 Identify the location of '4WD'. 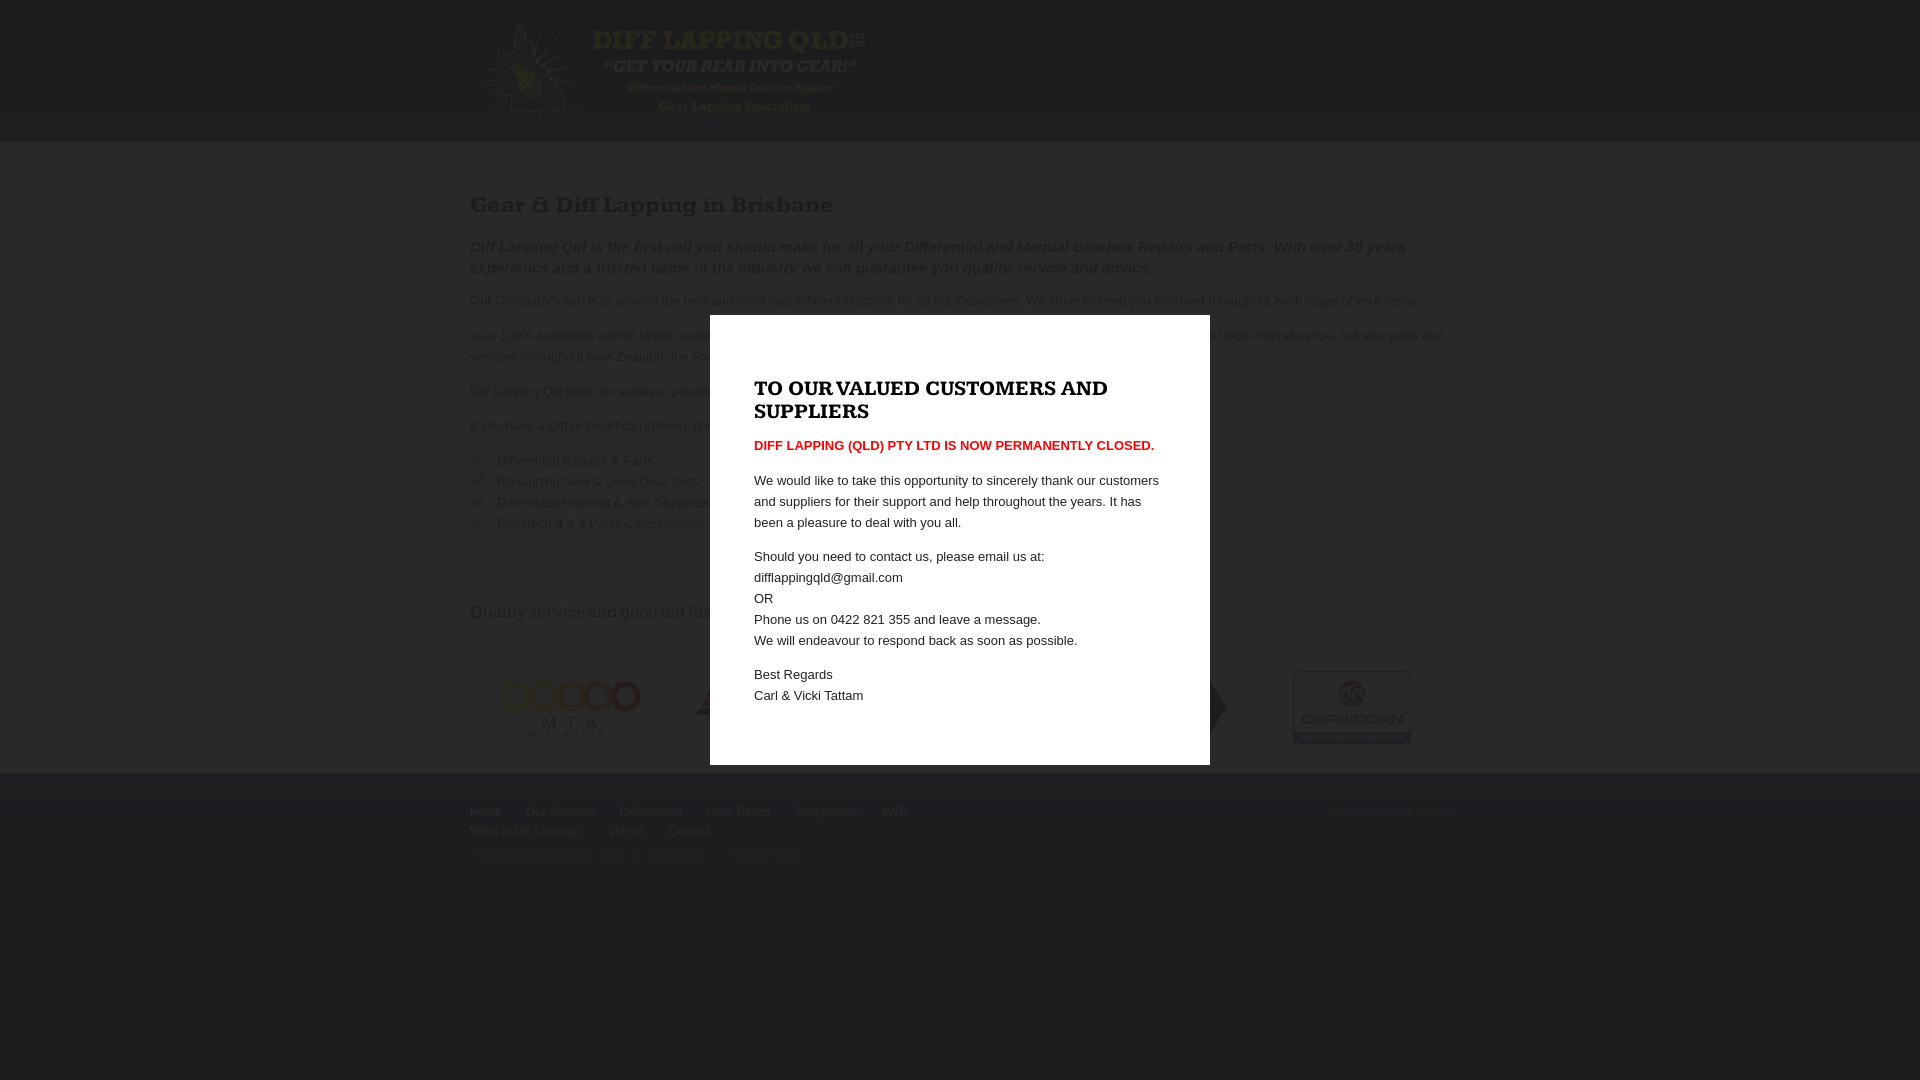
(893, 812).